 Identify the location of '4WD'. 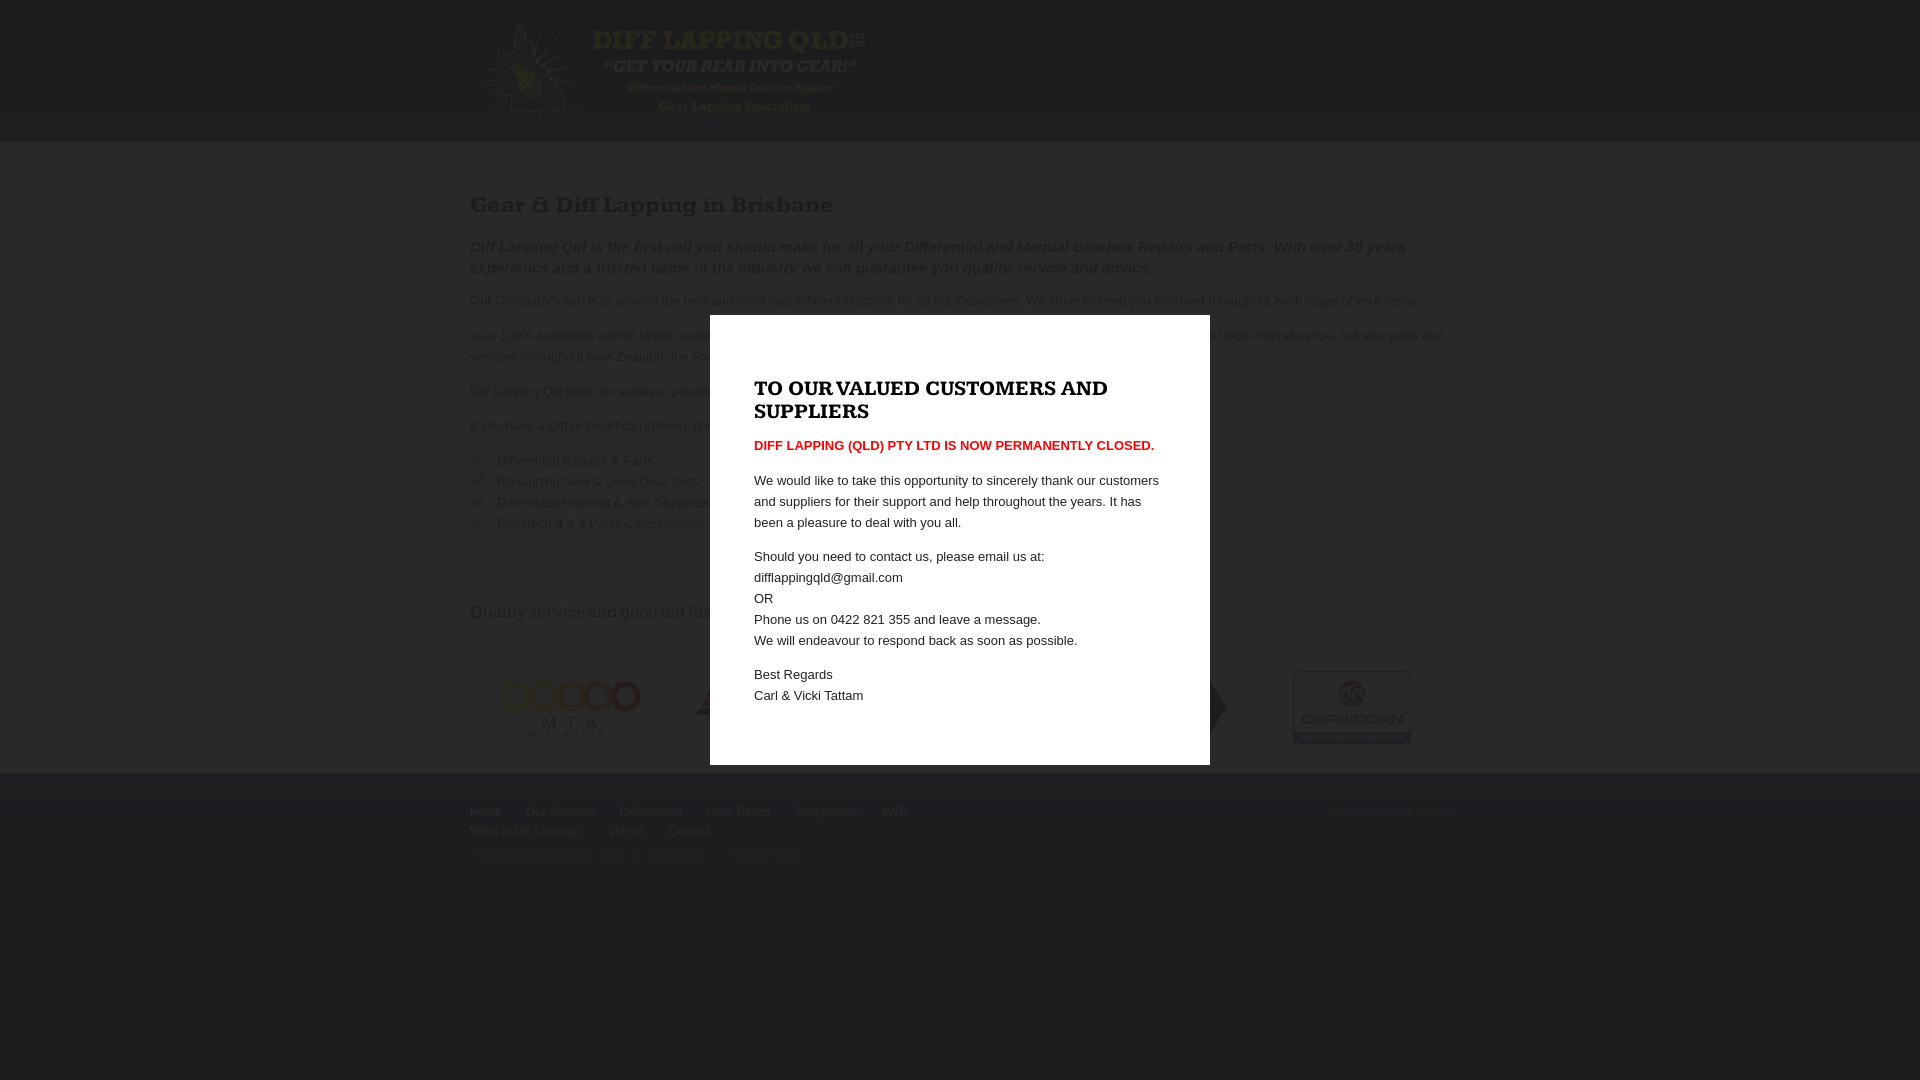
(893, 812).